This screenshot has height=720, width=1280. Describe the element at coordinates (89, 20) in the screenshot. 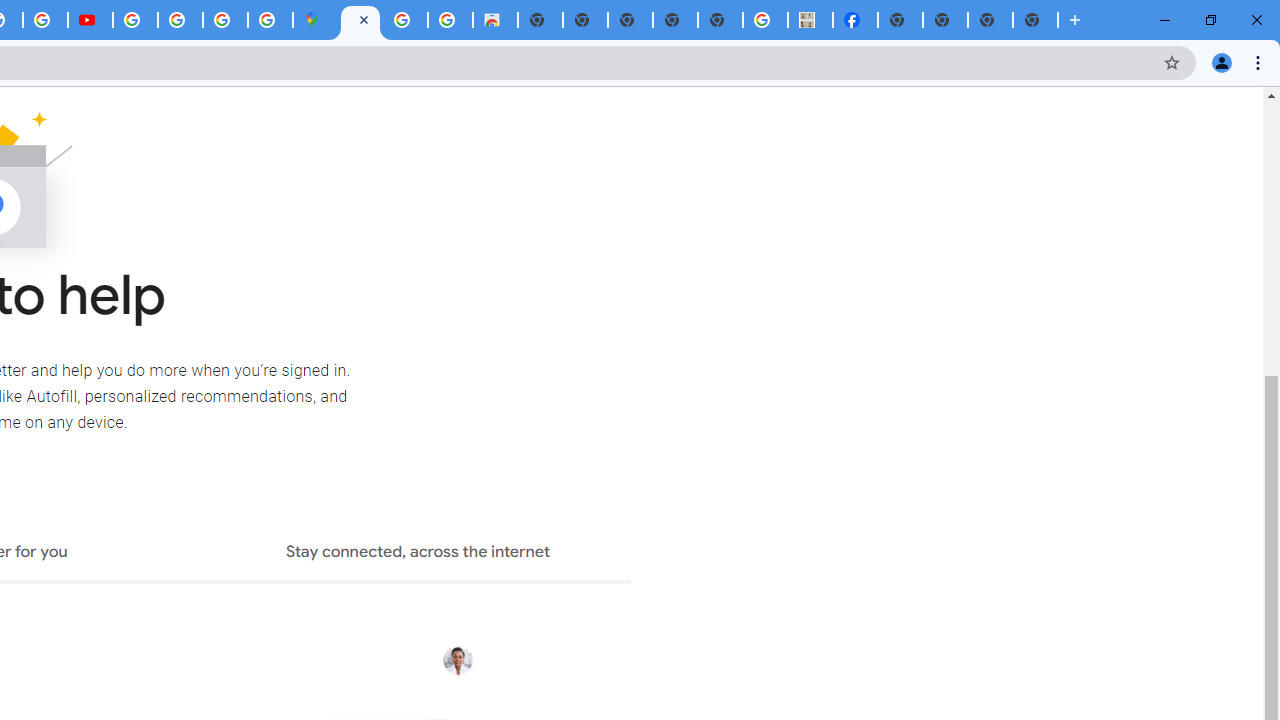

I see `'Subscriptions - YouTube'` at that location.